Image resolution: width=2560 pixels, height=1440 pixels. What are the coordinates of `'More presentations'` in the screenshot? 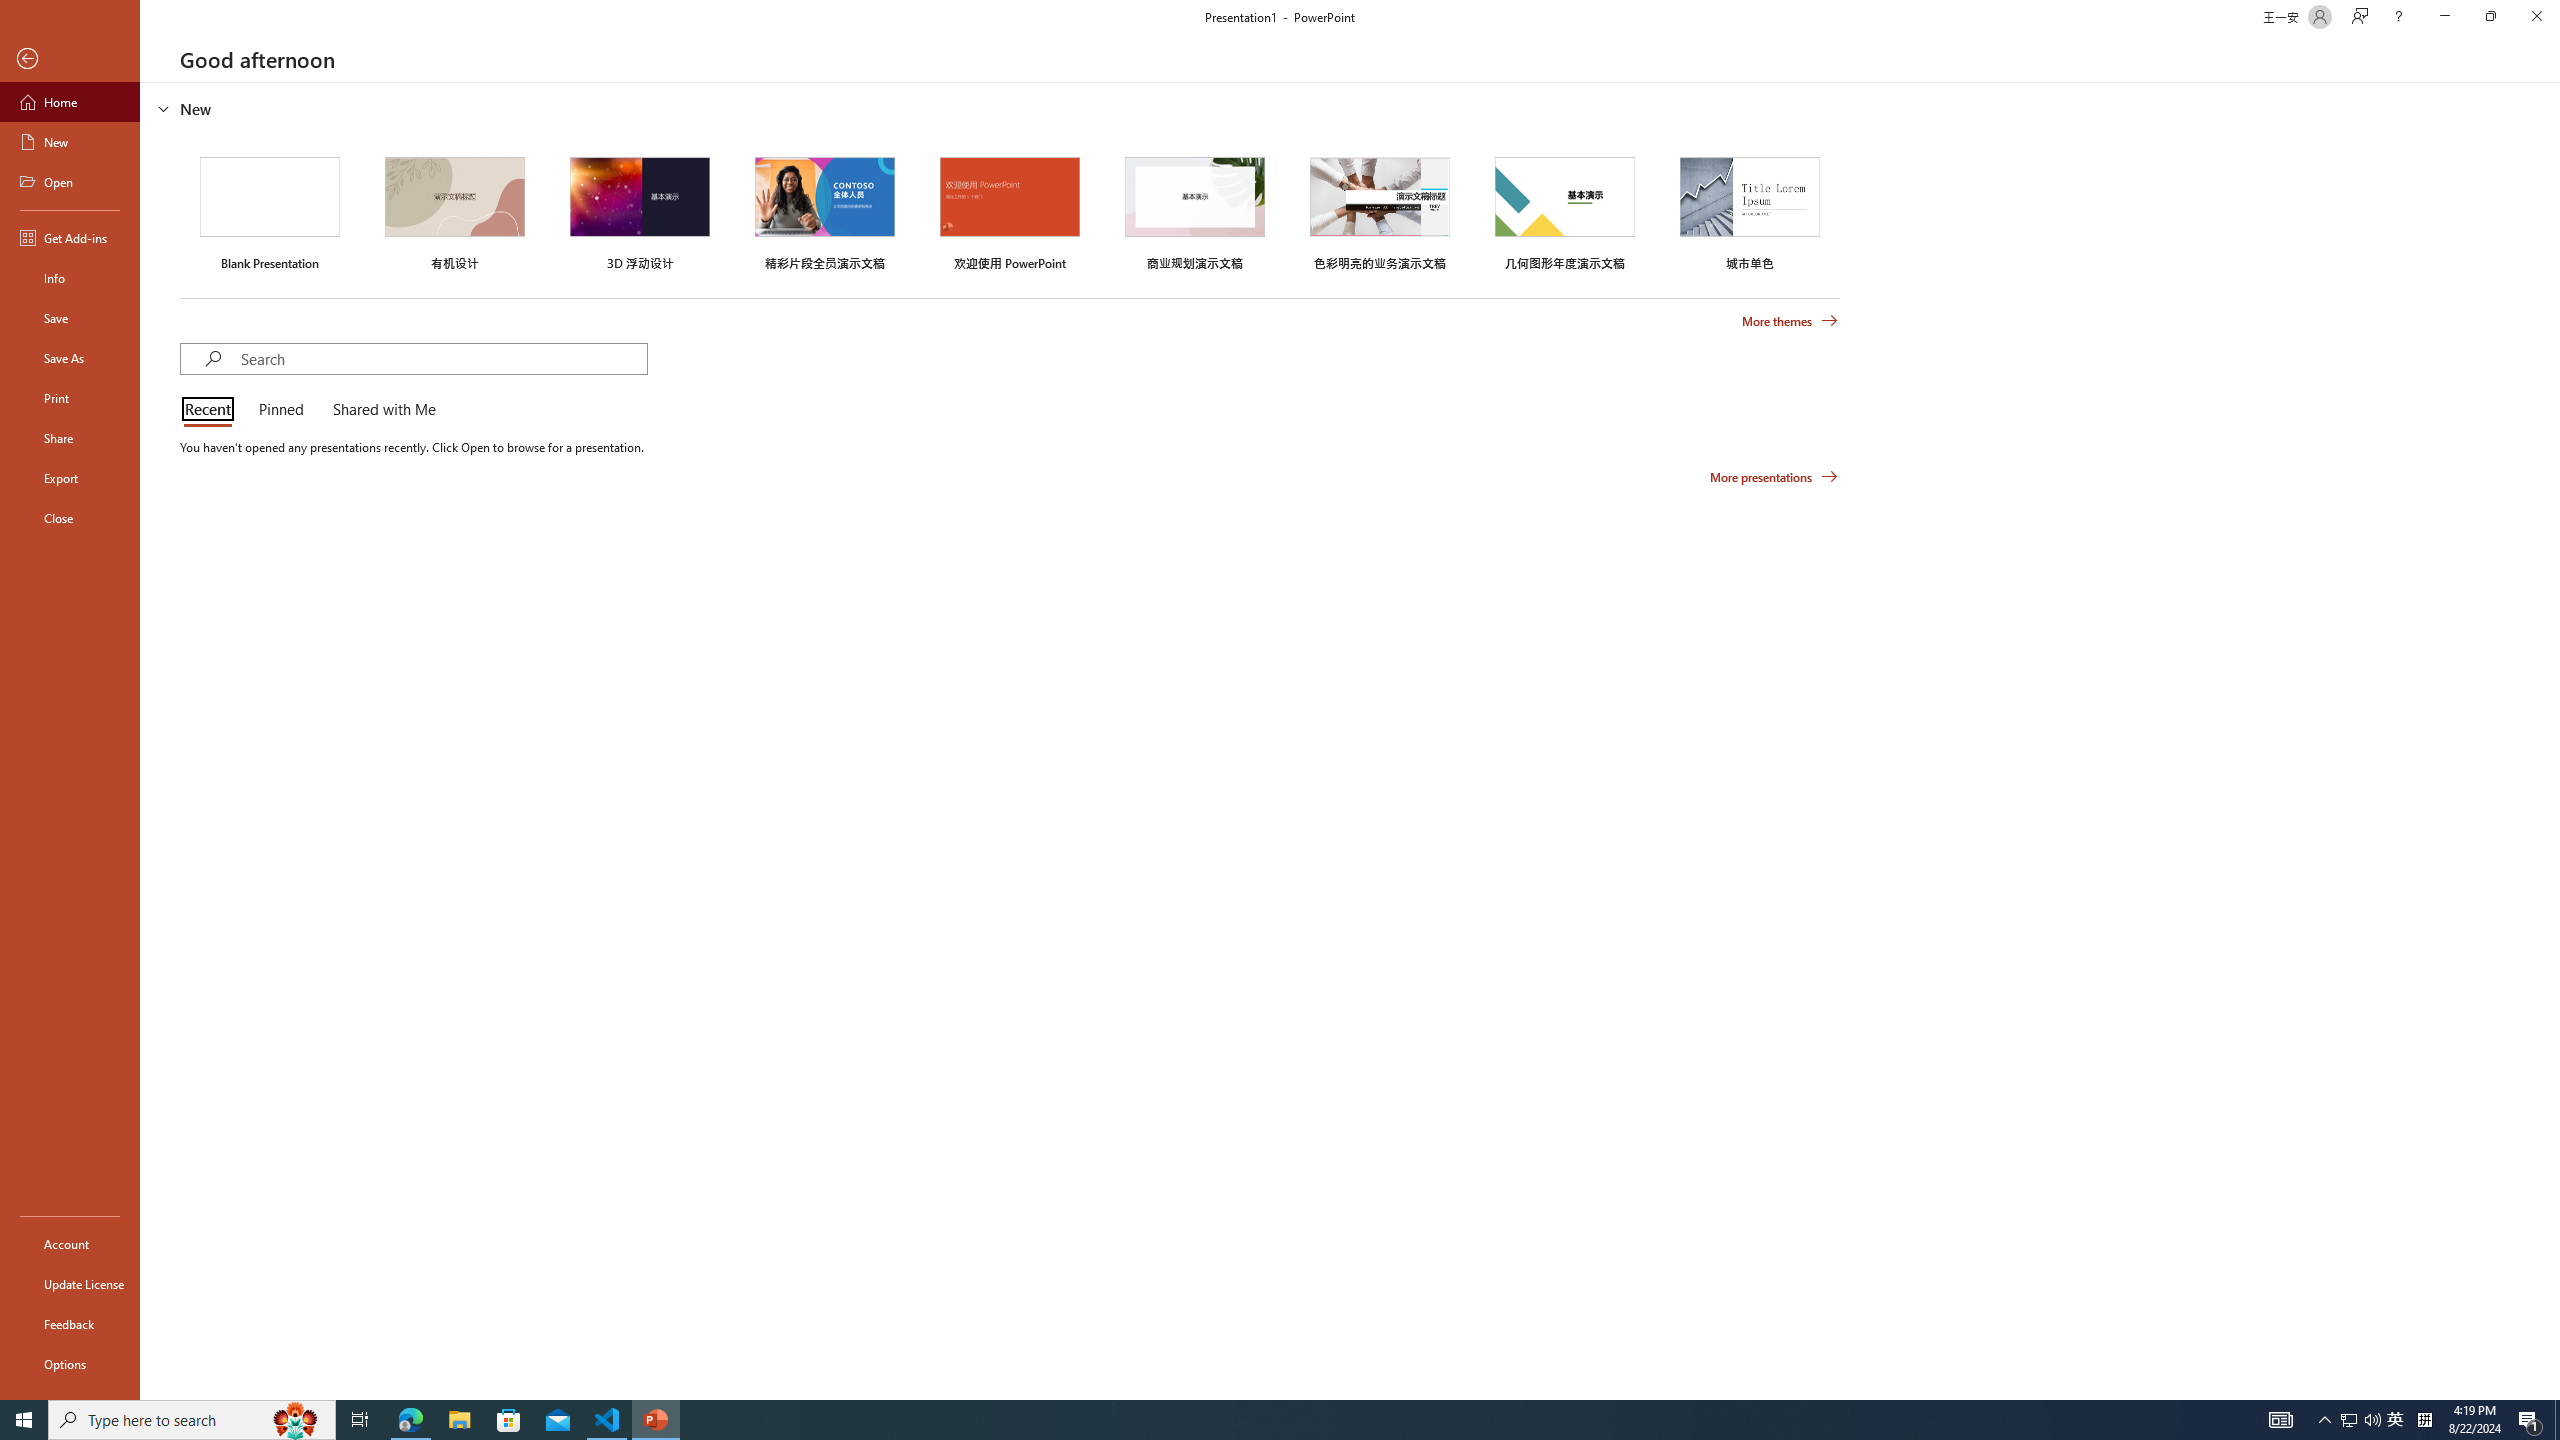 It's located at (1773, 475).